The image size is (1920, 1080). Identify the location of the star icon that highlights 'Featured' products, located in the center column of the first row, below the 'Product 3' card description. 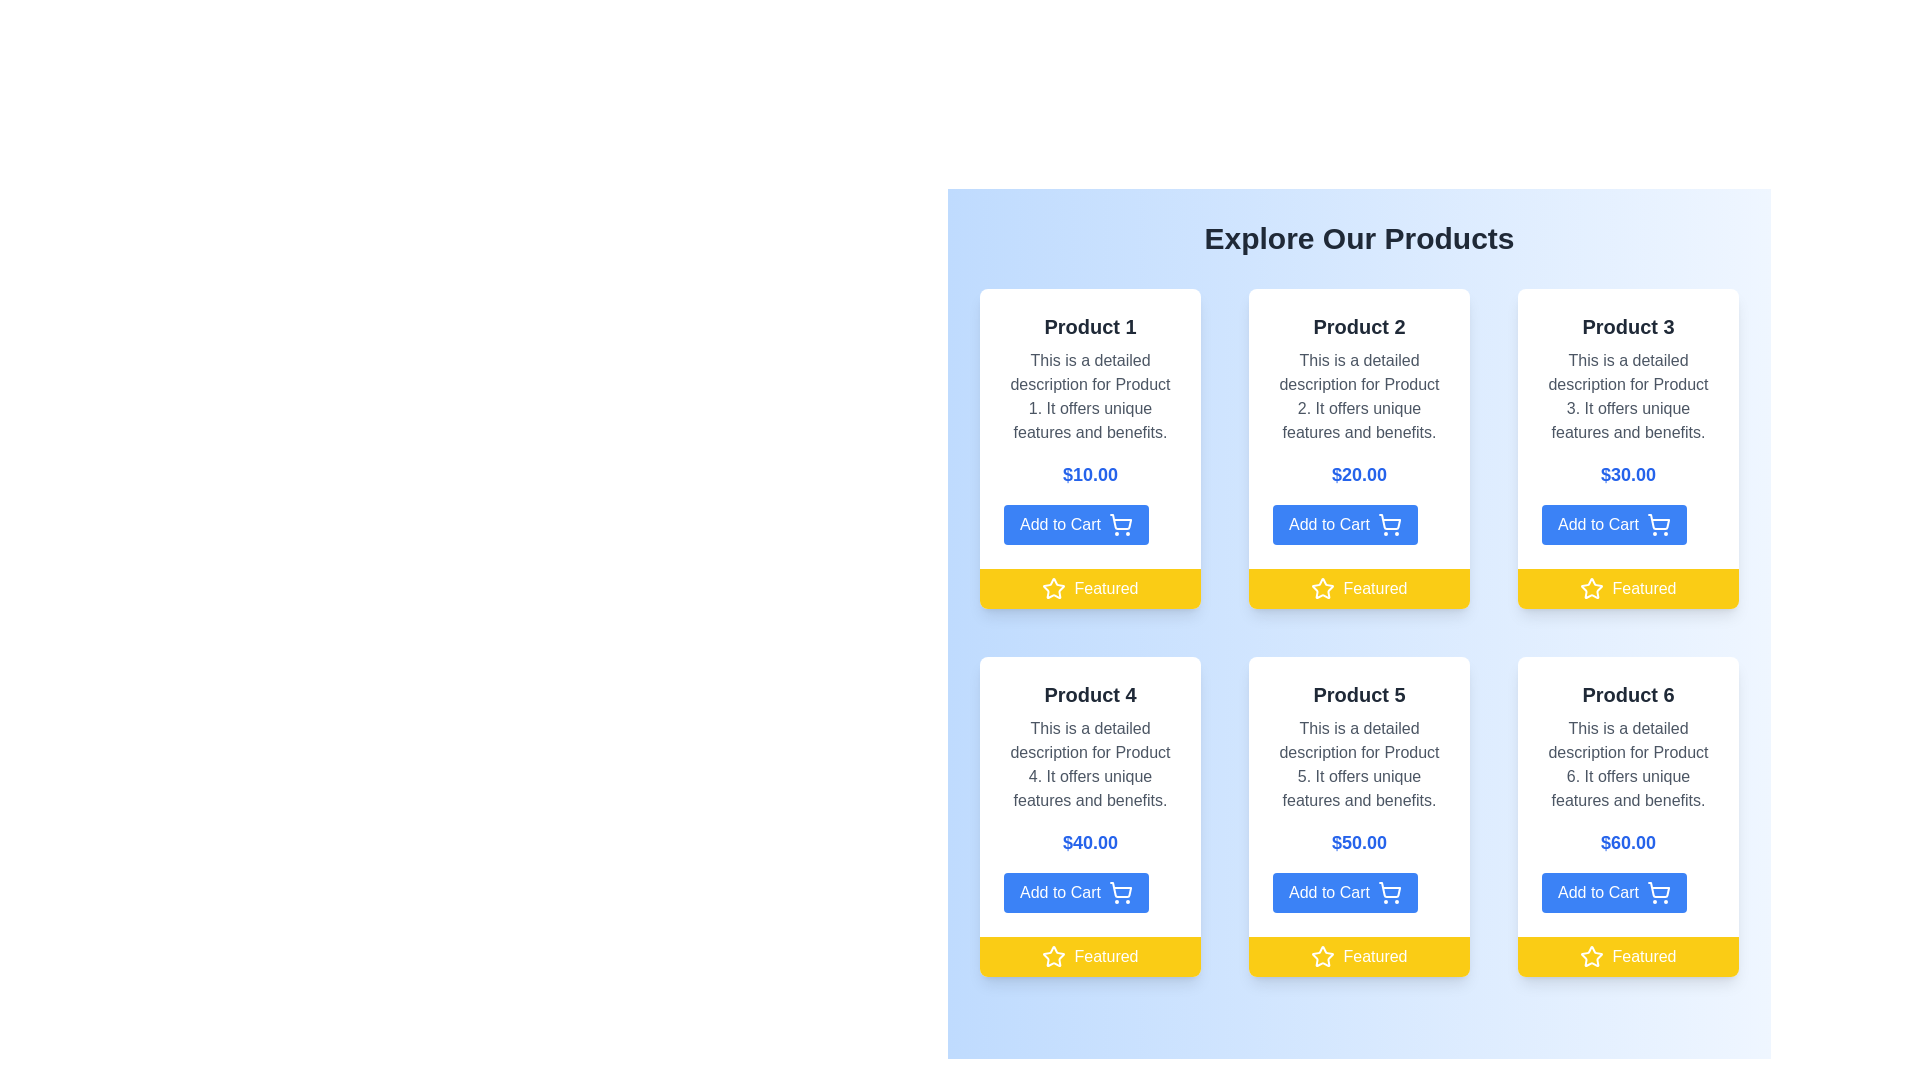
(1591, 587).